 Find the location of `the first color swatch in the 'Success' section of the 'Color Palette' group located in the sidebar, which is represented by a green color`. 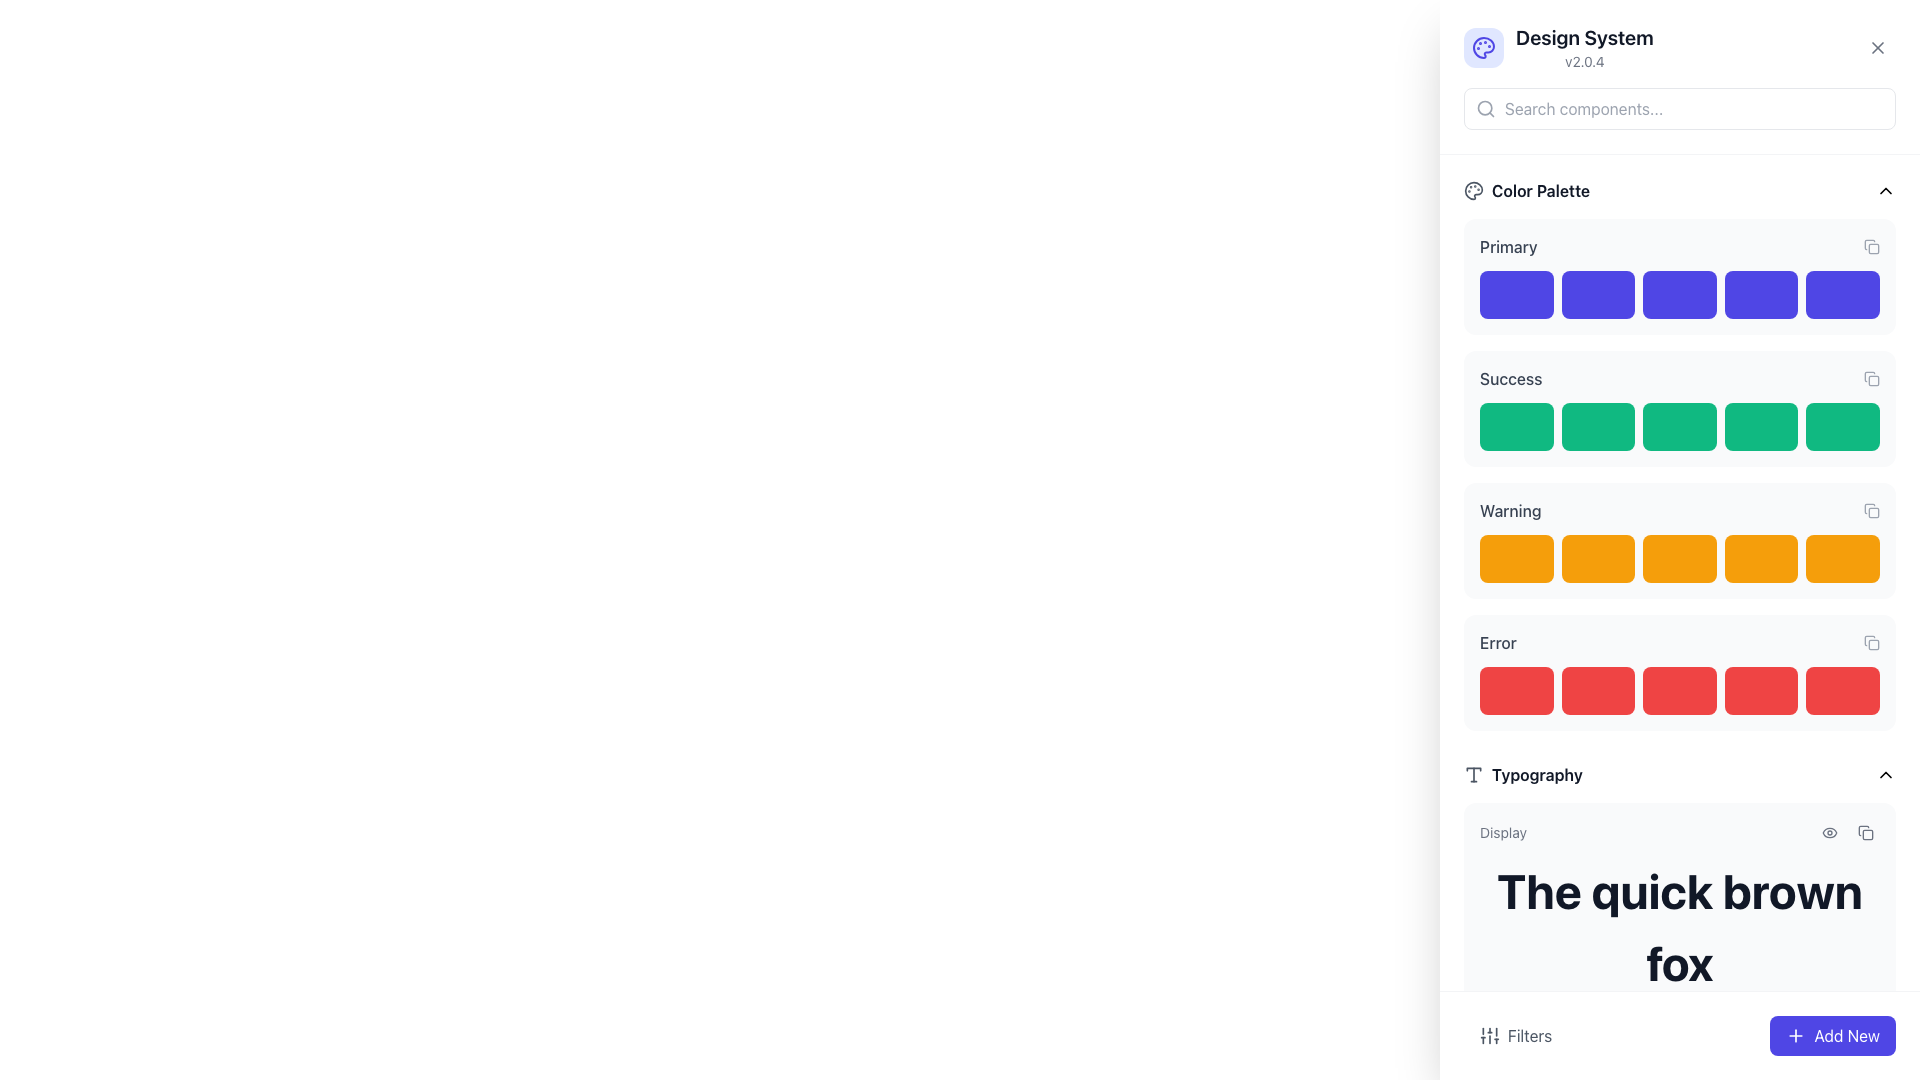

the first color swatch in the 'Success' section of the 'Color Palette' group located in the sidebar, which is represented by a green color is located at coordinates (1516, 426).